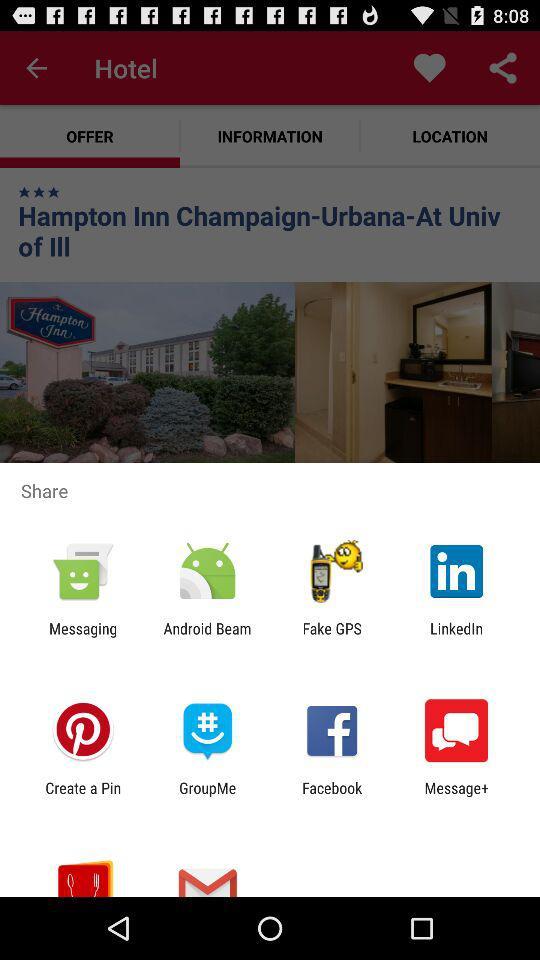 The height and width of the screenshot is (960, 540). I want to click on the icon next to fake gps item, so click(456, 636).